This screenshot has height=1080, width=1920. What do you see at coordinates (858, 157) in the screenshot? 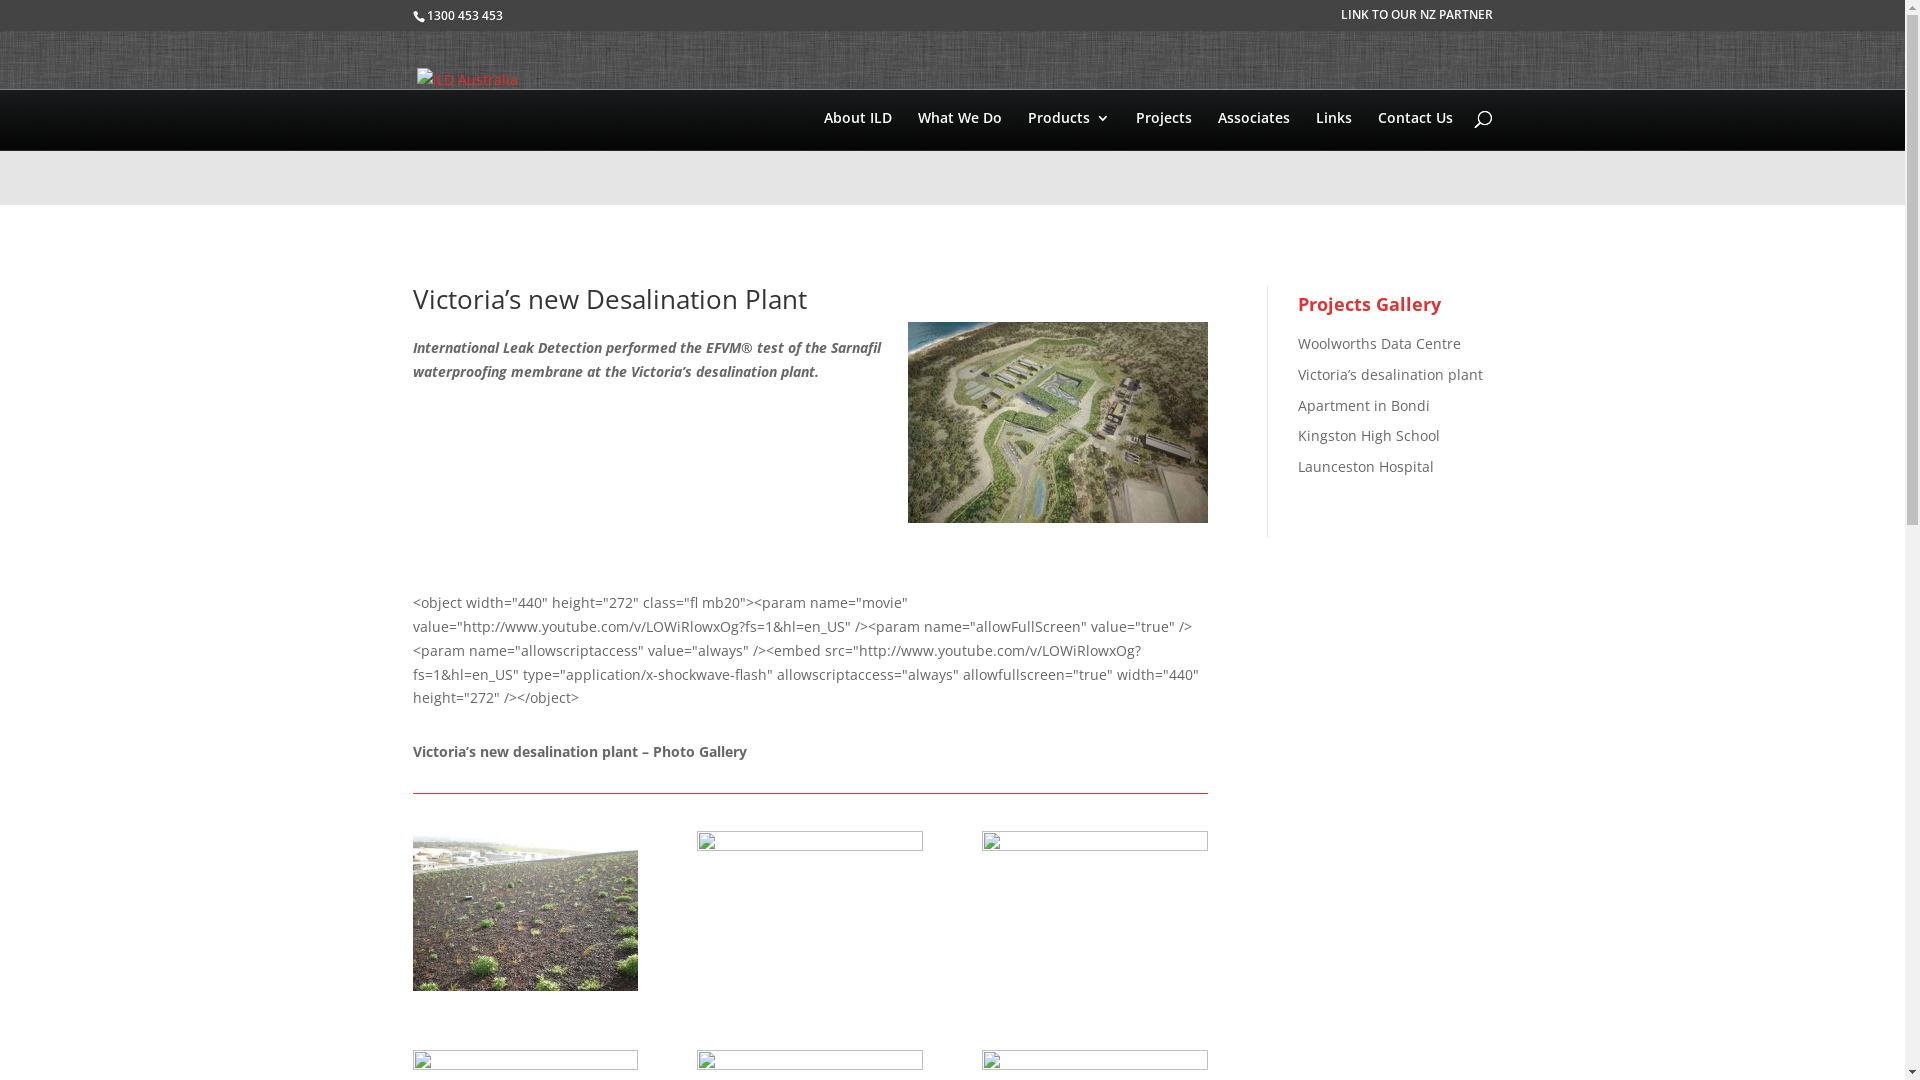
I see `'About ILD'` at bounding box center [858, 157].